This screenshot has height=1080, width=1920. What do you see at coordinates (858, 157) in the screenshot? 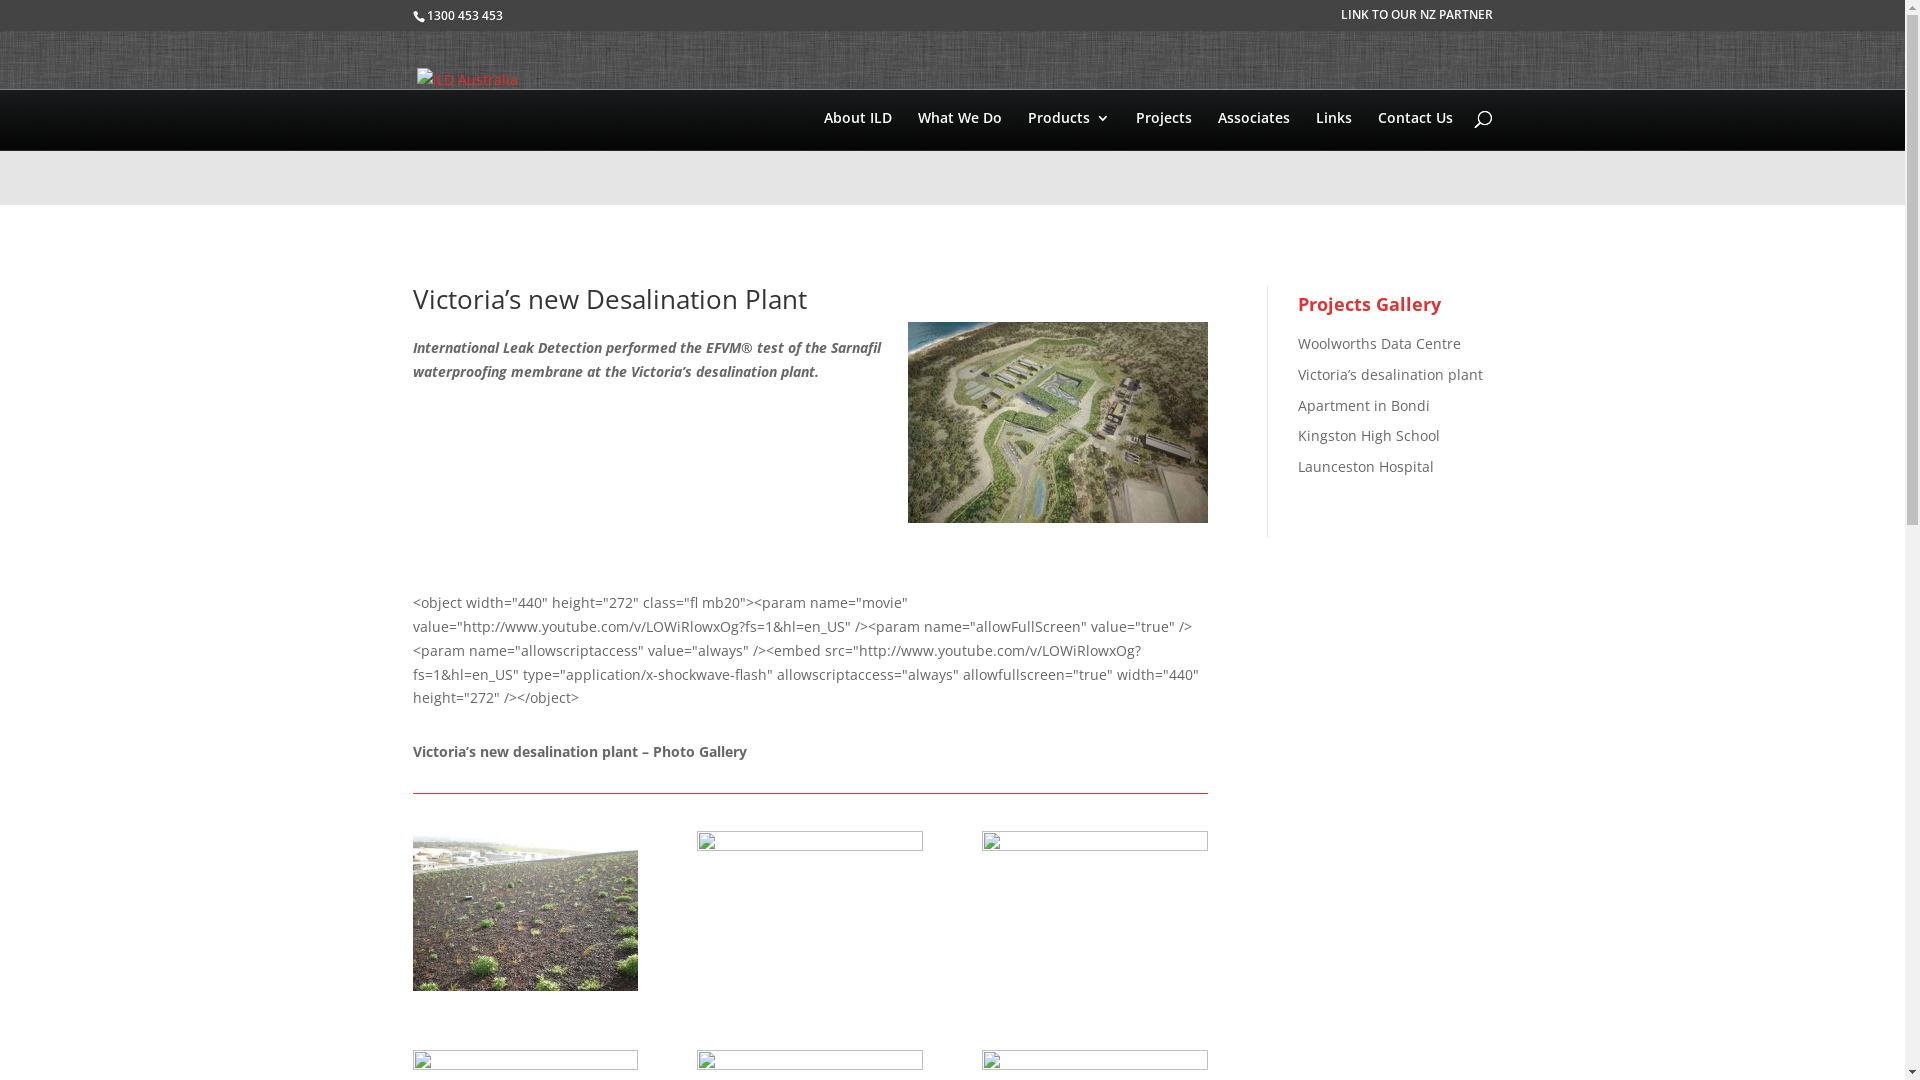
I see `'About ILD'` at bounding box center [858, 157].